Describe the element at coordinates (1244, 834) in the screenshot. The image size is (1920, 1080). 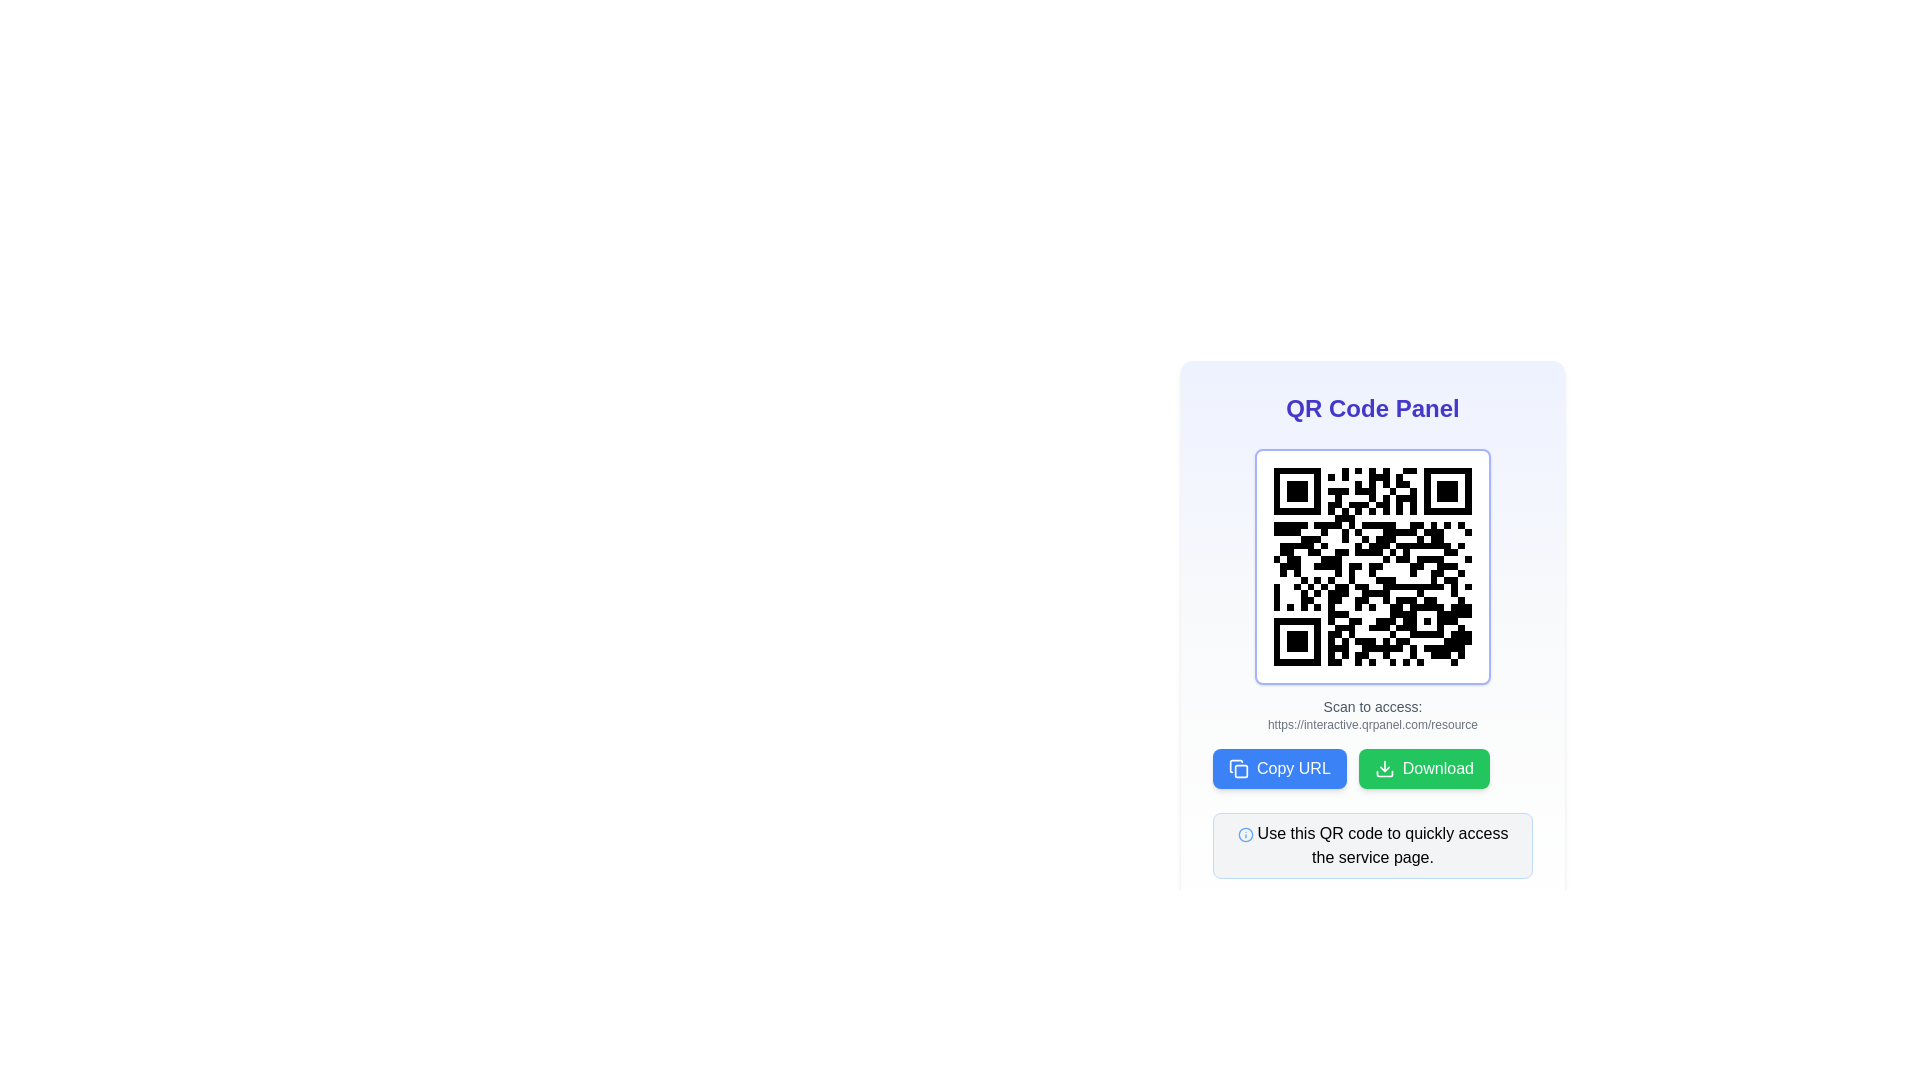
I see `the graphical circle within the information icon located at the top-right corner of the QR code panel to identify related information` at that location.